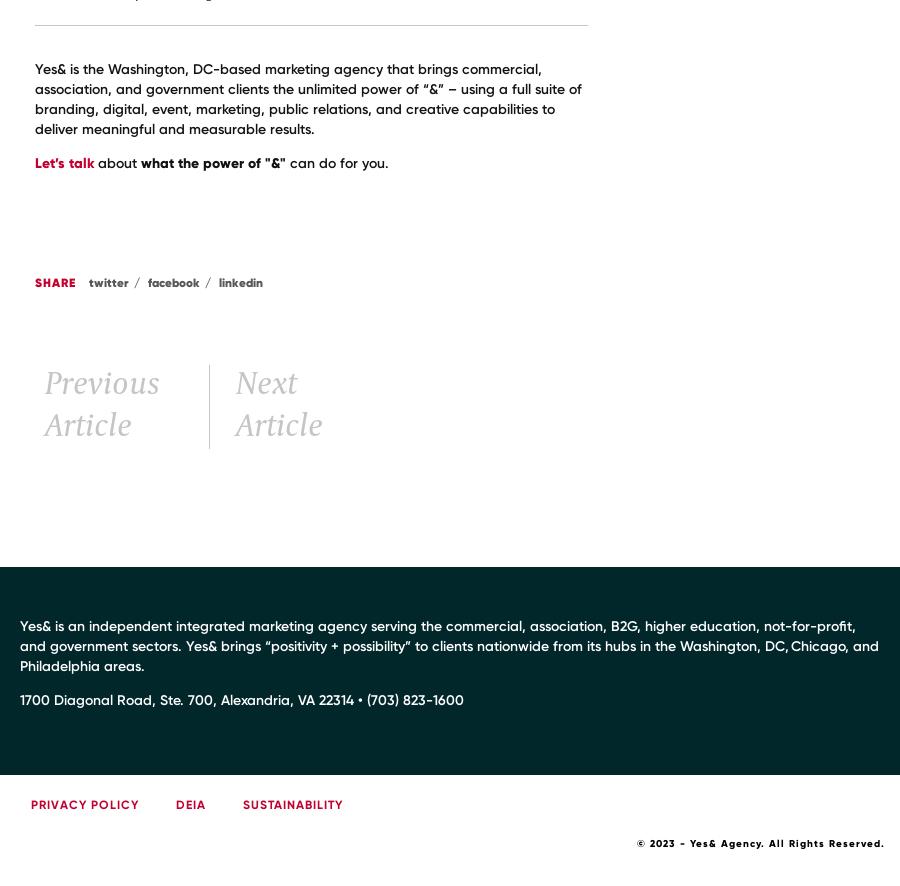 The image size is (900, 886). What do you see at coordinates (190, 805) in the screenshot?
I see `'DEIA'` at bounding box center [190, 805].